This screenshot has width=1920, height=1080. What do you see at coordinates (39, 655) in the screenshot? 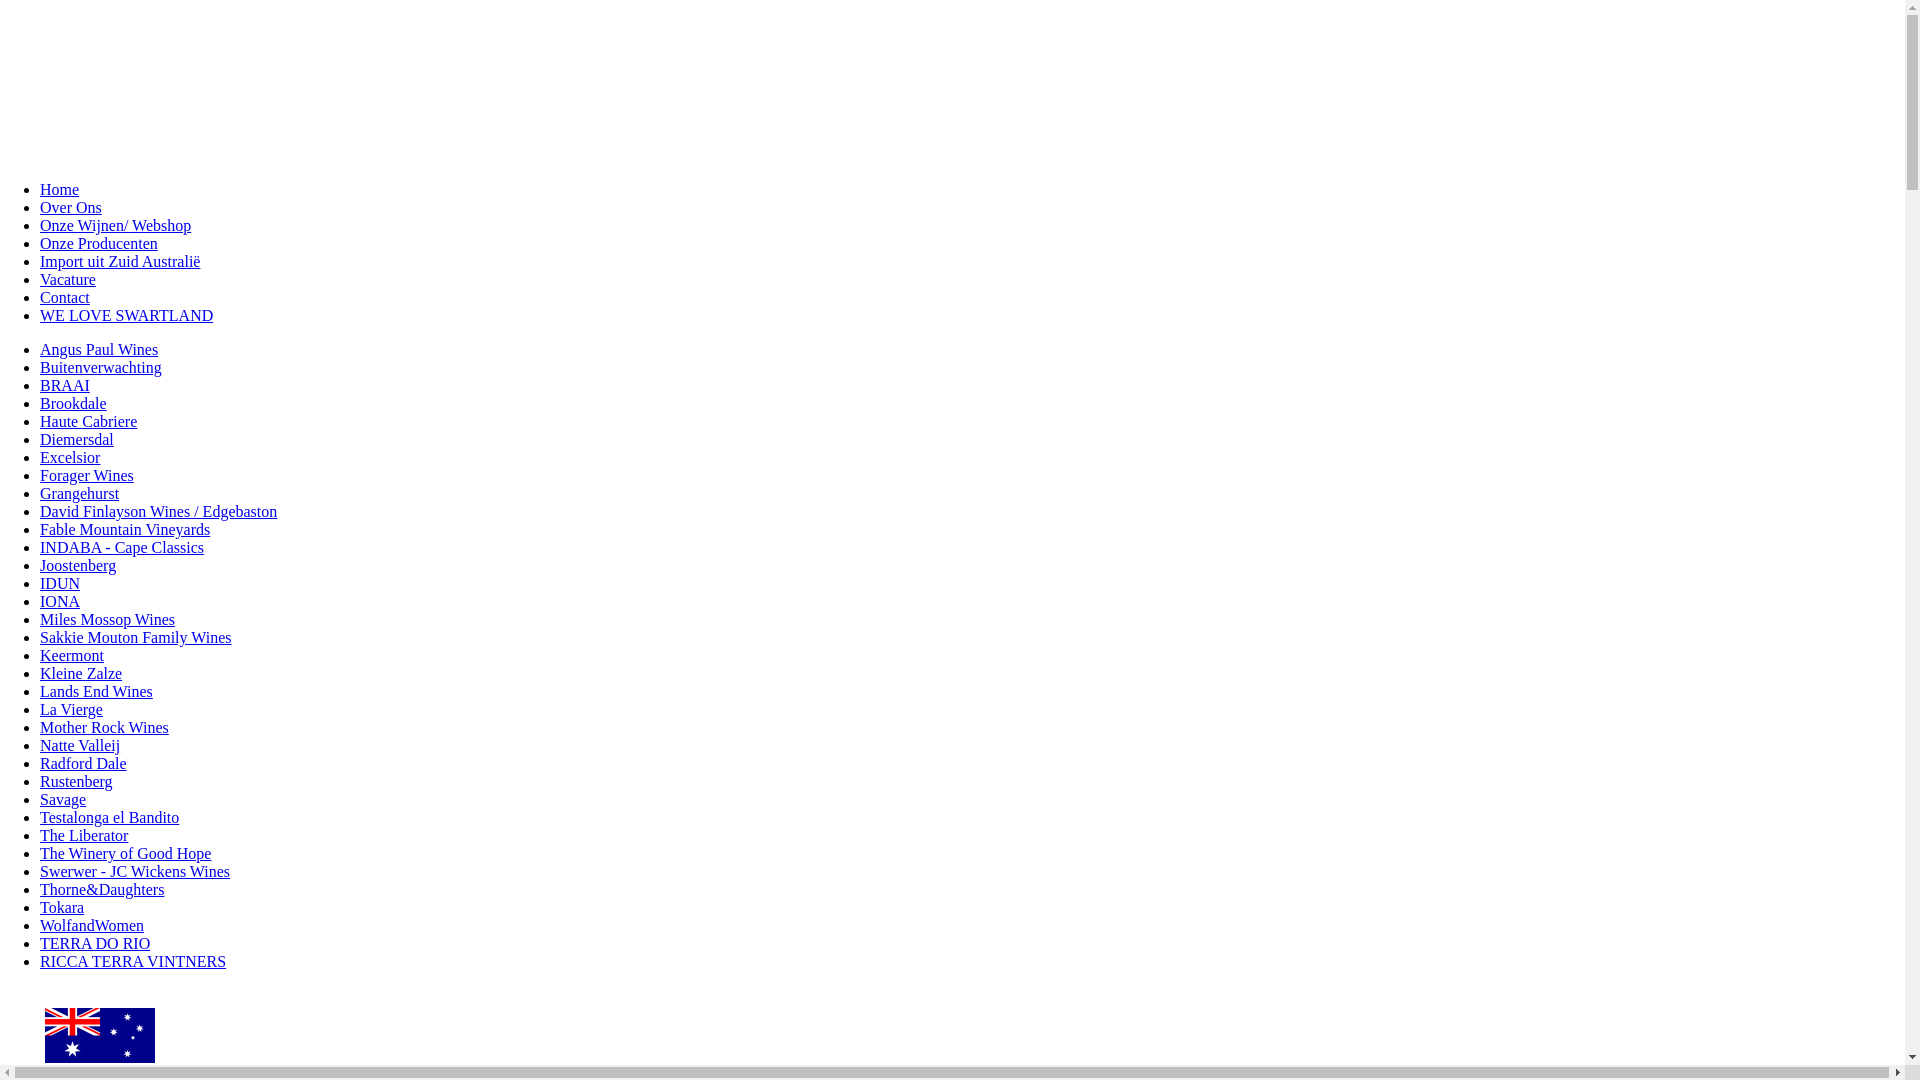
I see `'Keermont'` at bounding box center [39, 655].